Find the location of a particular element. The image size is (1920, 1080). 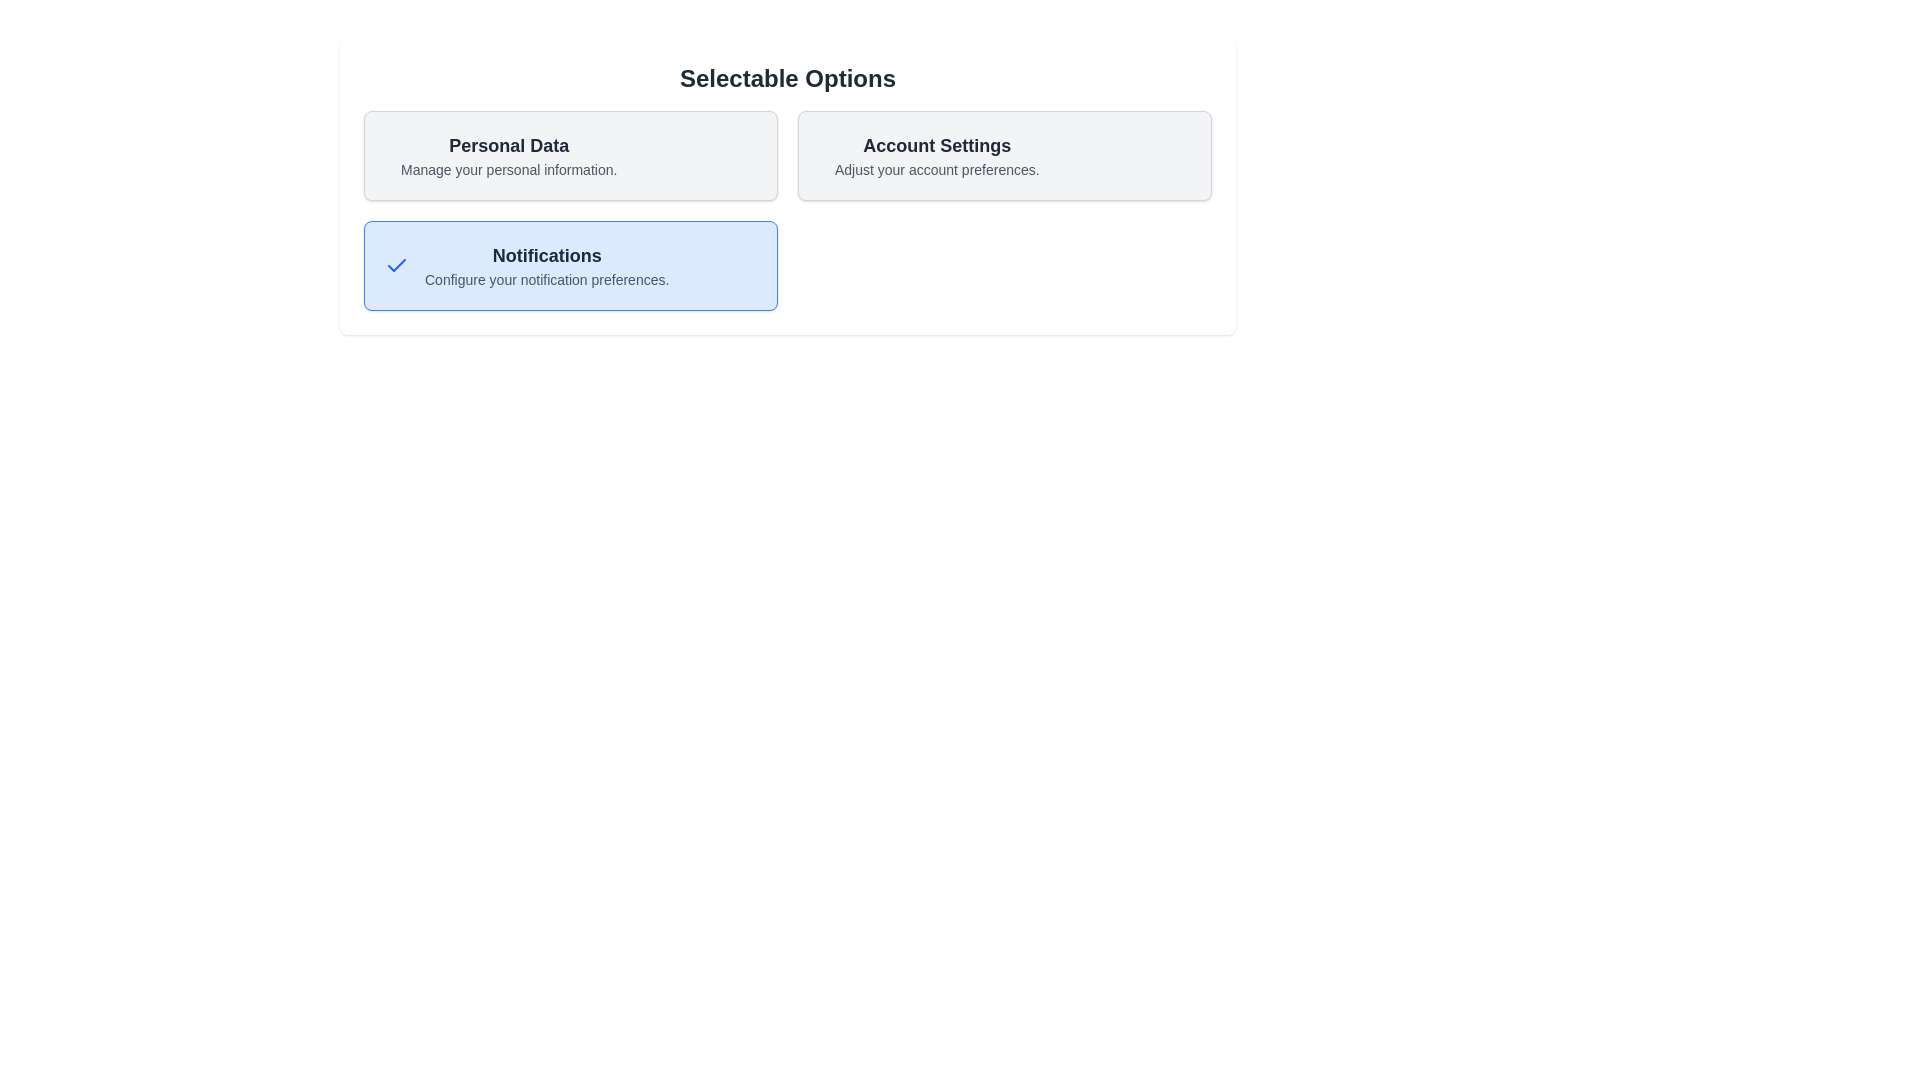

the account settings card located in the second position of a three-card grid layout is located at coordinates (1004, 154).